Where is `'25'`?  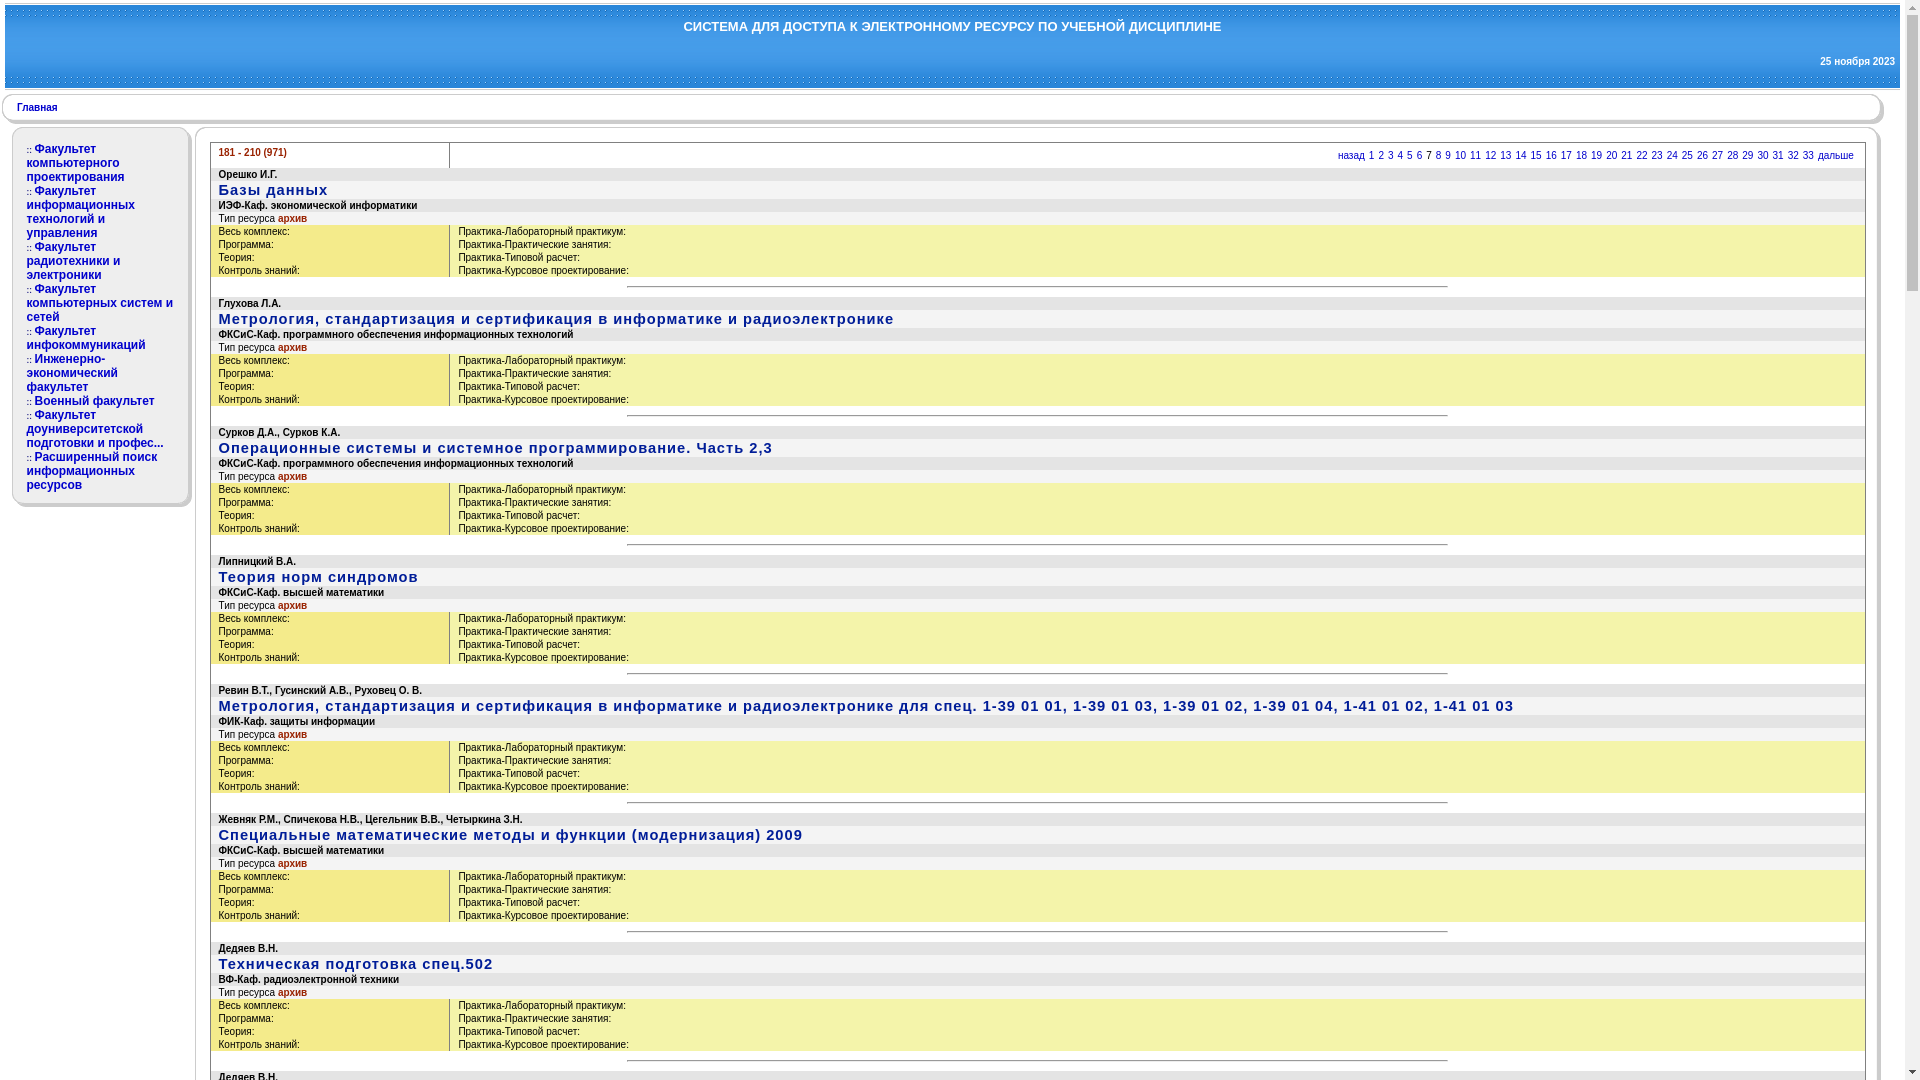 '25' is located at coordinates (1686, 154).